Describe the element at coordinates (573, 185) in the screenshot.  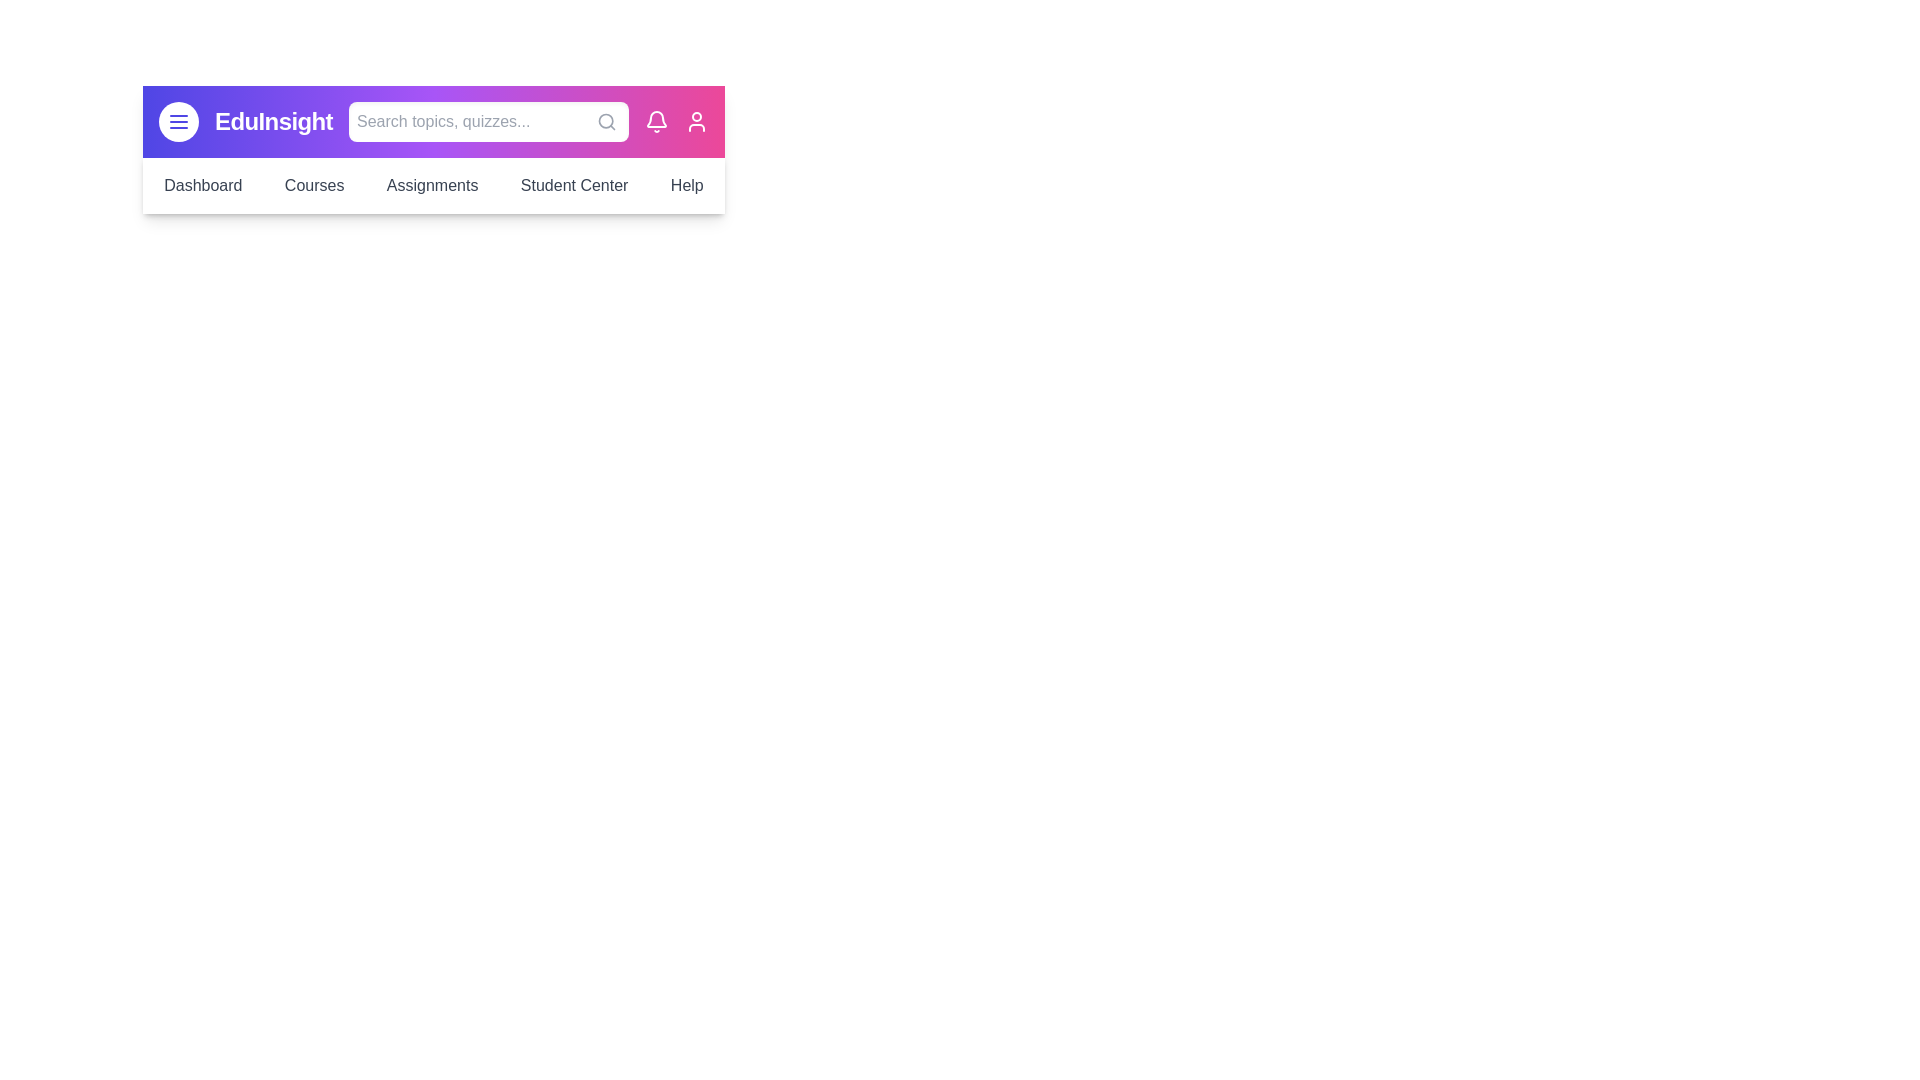
I see `the menu item Student Center to navigate to the corresponding section` at that location.